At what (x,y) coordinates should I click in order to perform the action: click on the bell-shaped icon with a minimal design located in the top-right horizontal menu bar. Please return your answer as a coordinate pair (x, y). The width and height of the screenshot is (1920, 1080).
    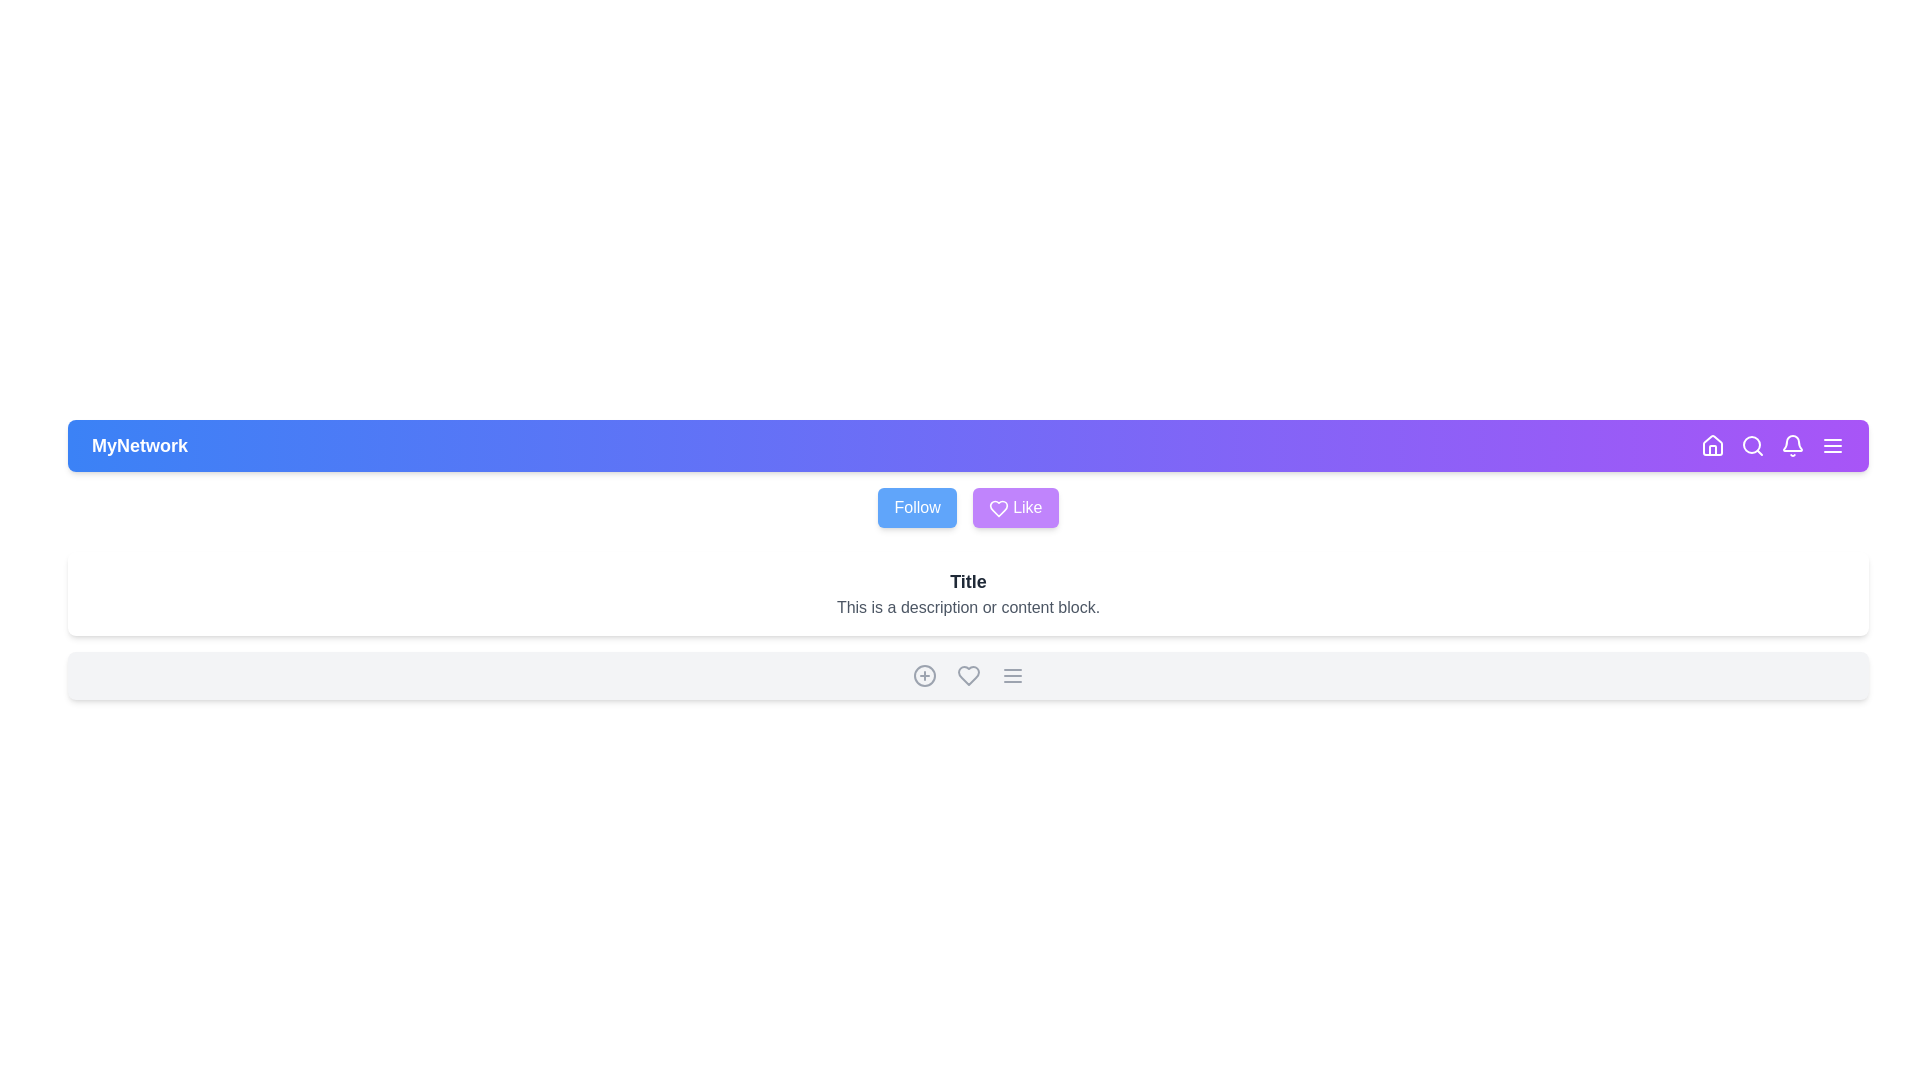
    Looking at the image, I should click on (1793, 445).